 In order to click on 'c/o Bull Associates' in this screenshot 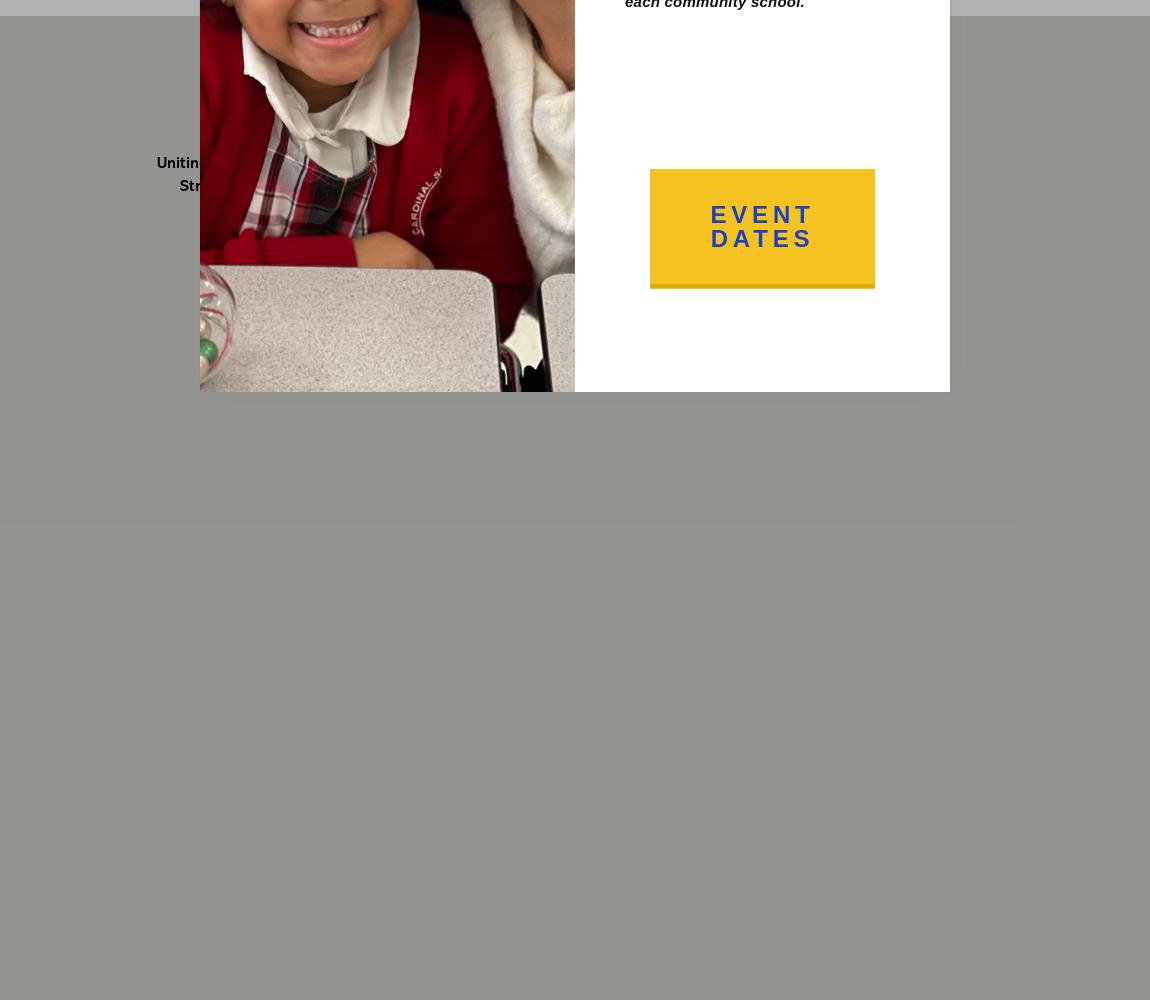, I will do `click(813, 186)`.